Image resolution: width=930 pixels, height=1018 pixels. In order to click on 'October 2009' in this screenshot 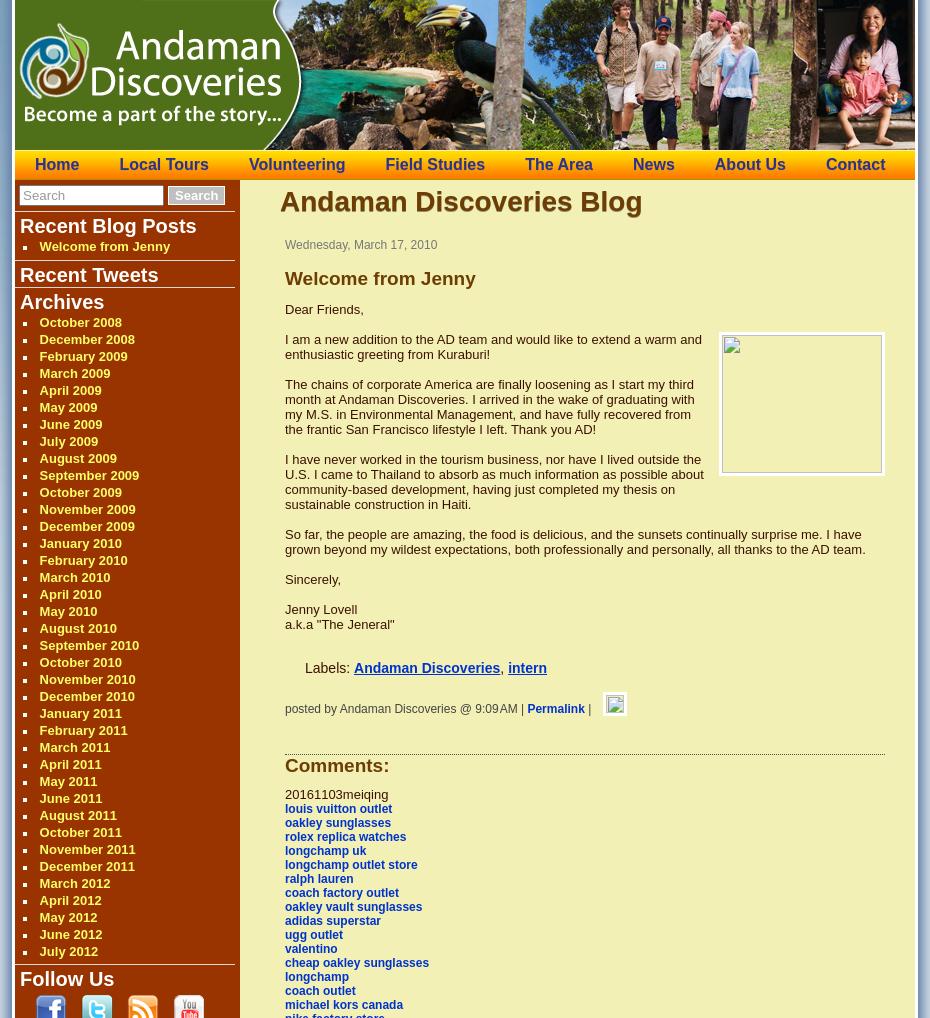, I will do `click(37, 492)`.